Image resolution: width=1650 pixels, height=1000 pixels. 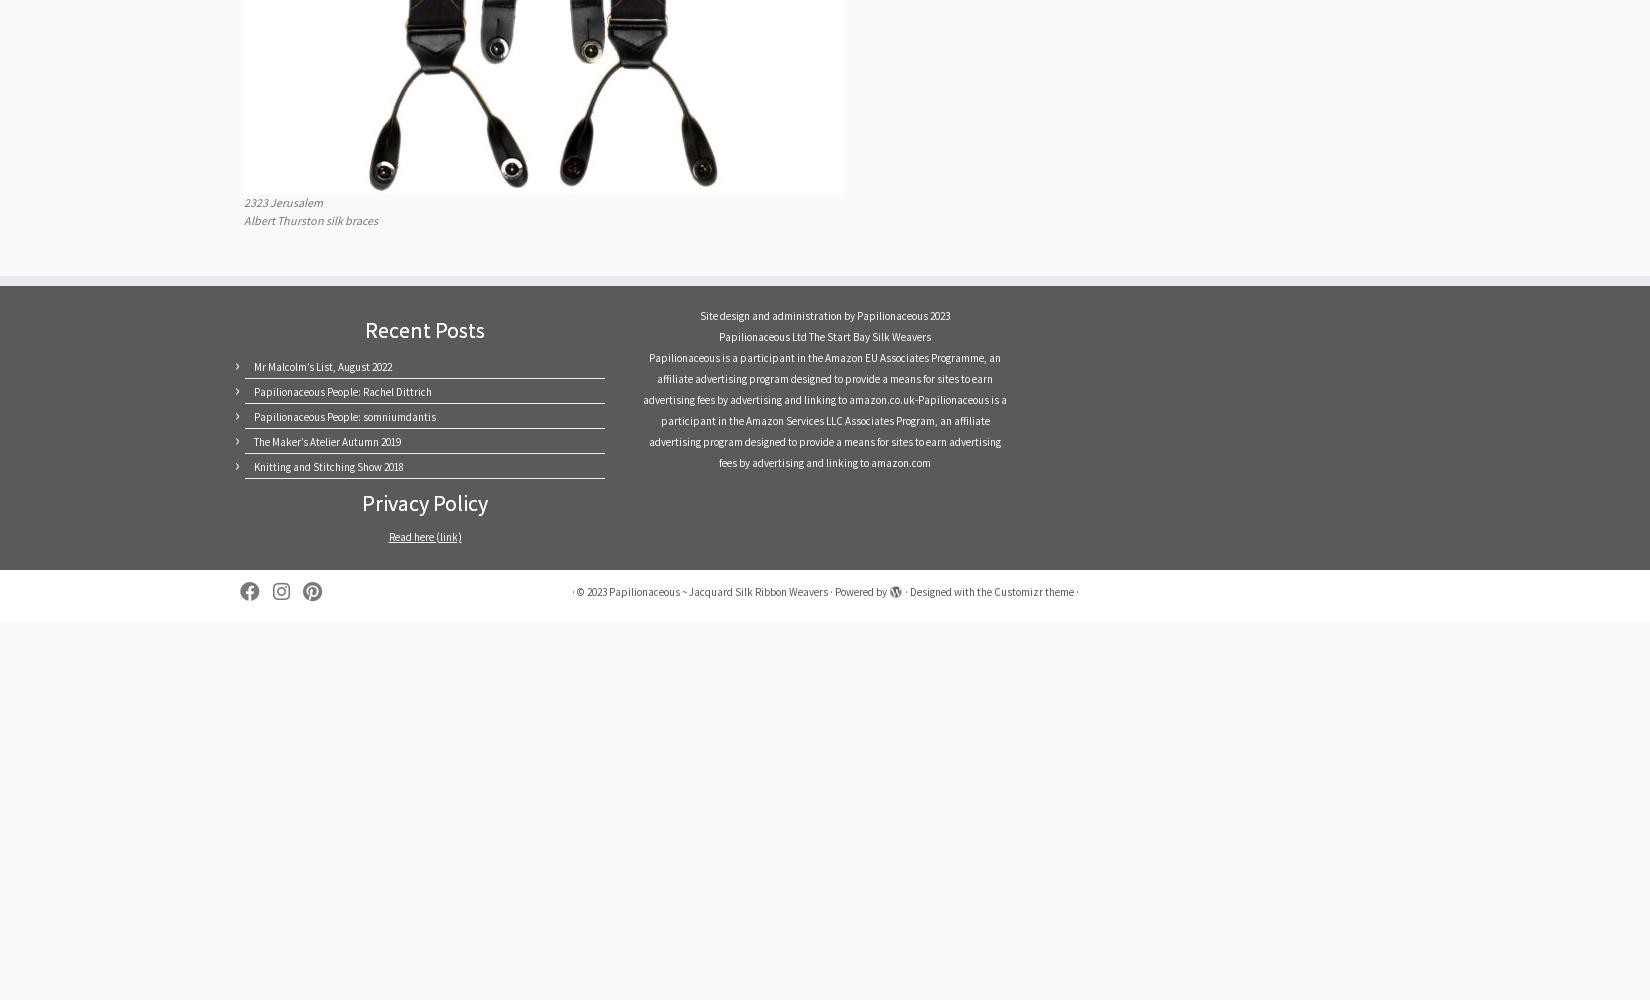 I want to click on 'Papilionaceous Ltd The Start Bay Silk Weavers', so click(x=825, y=335).